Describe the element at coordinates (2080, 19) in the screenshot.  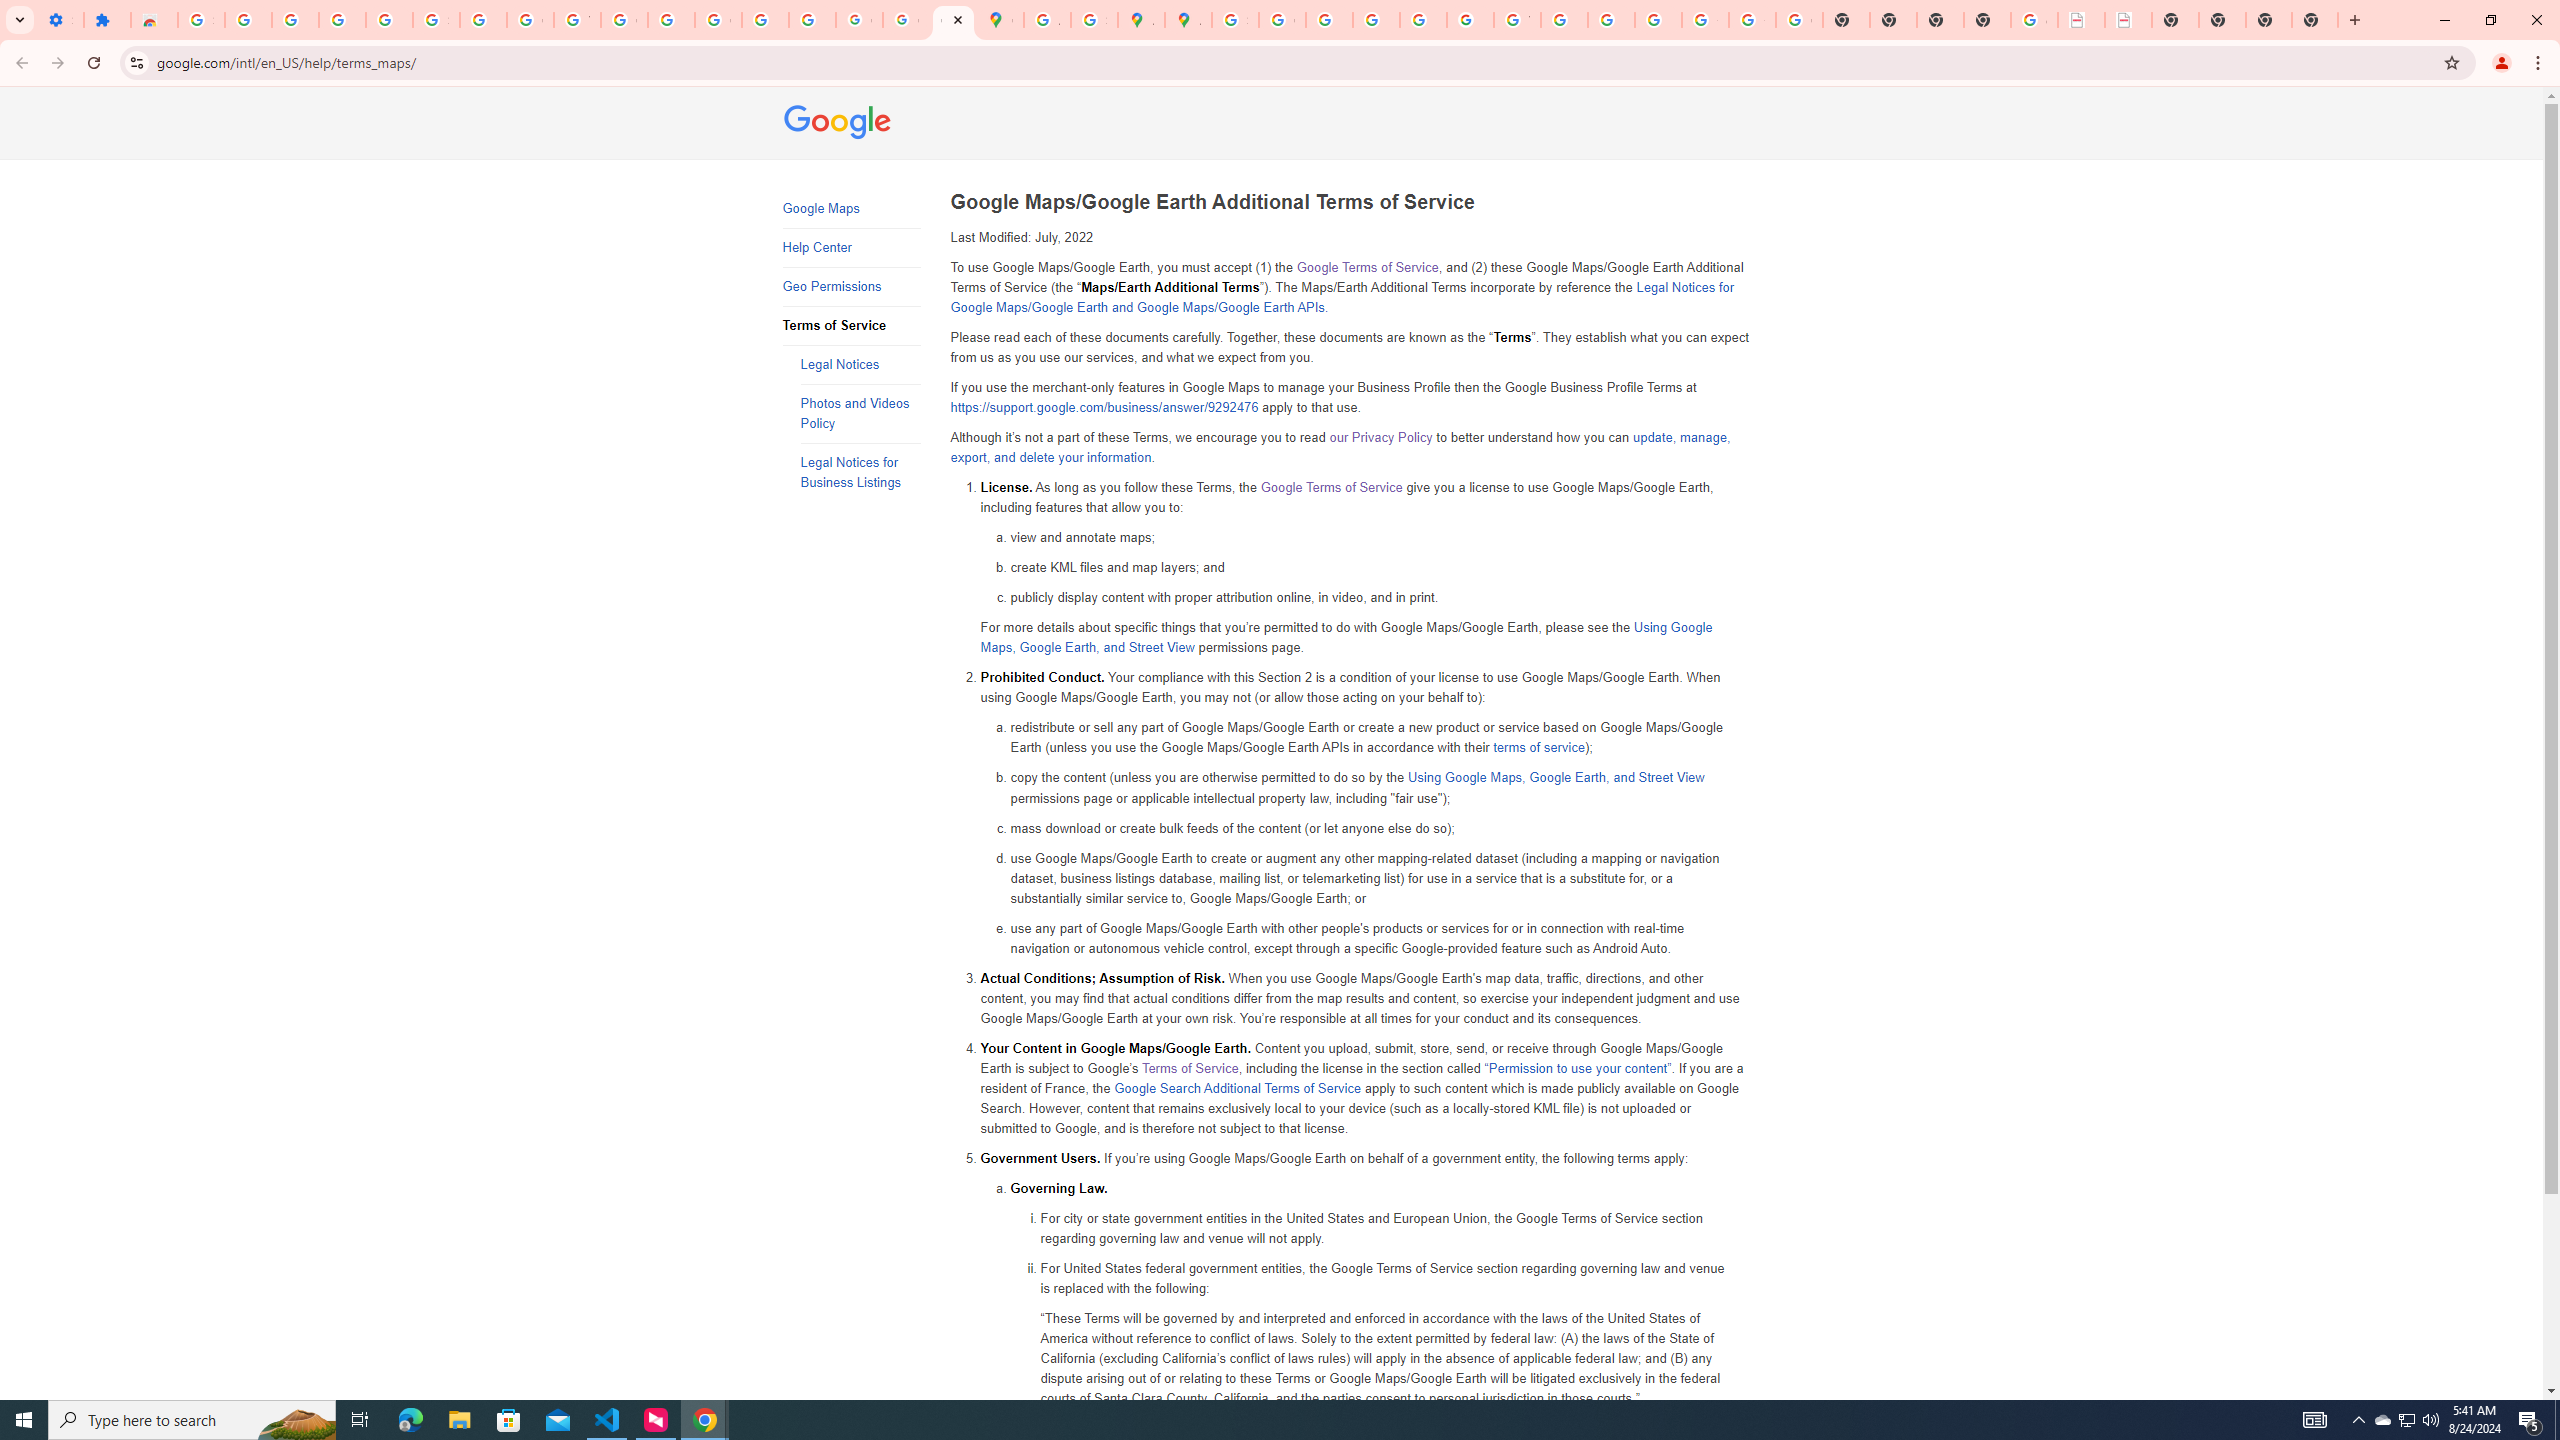
I see `'LAAD Defence & Security 2025 | BAE Systems'` at that location.